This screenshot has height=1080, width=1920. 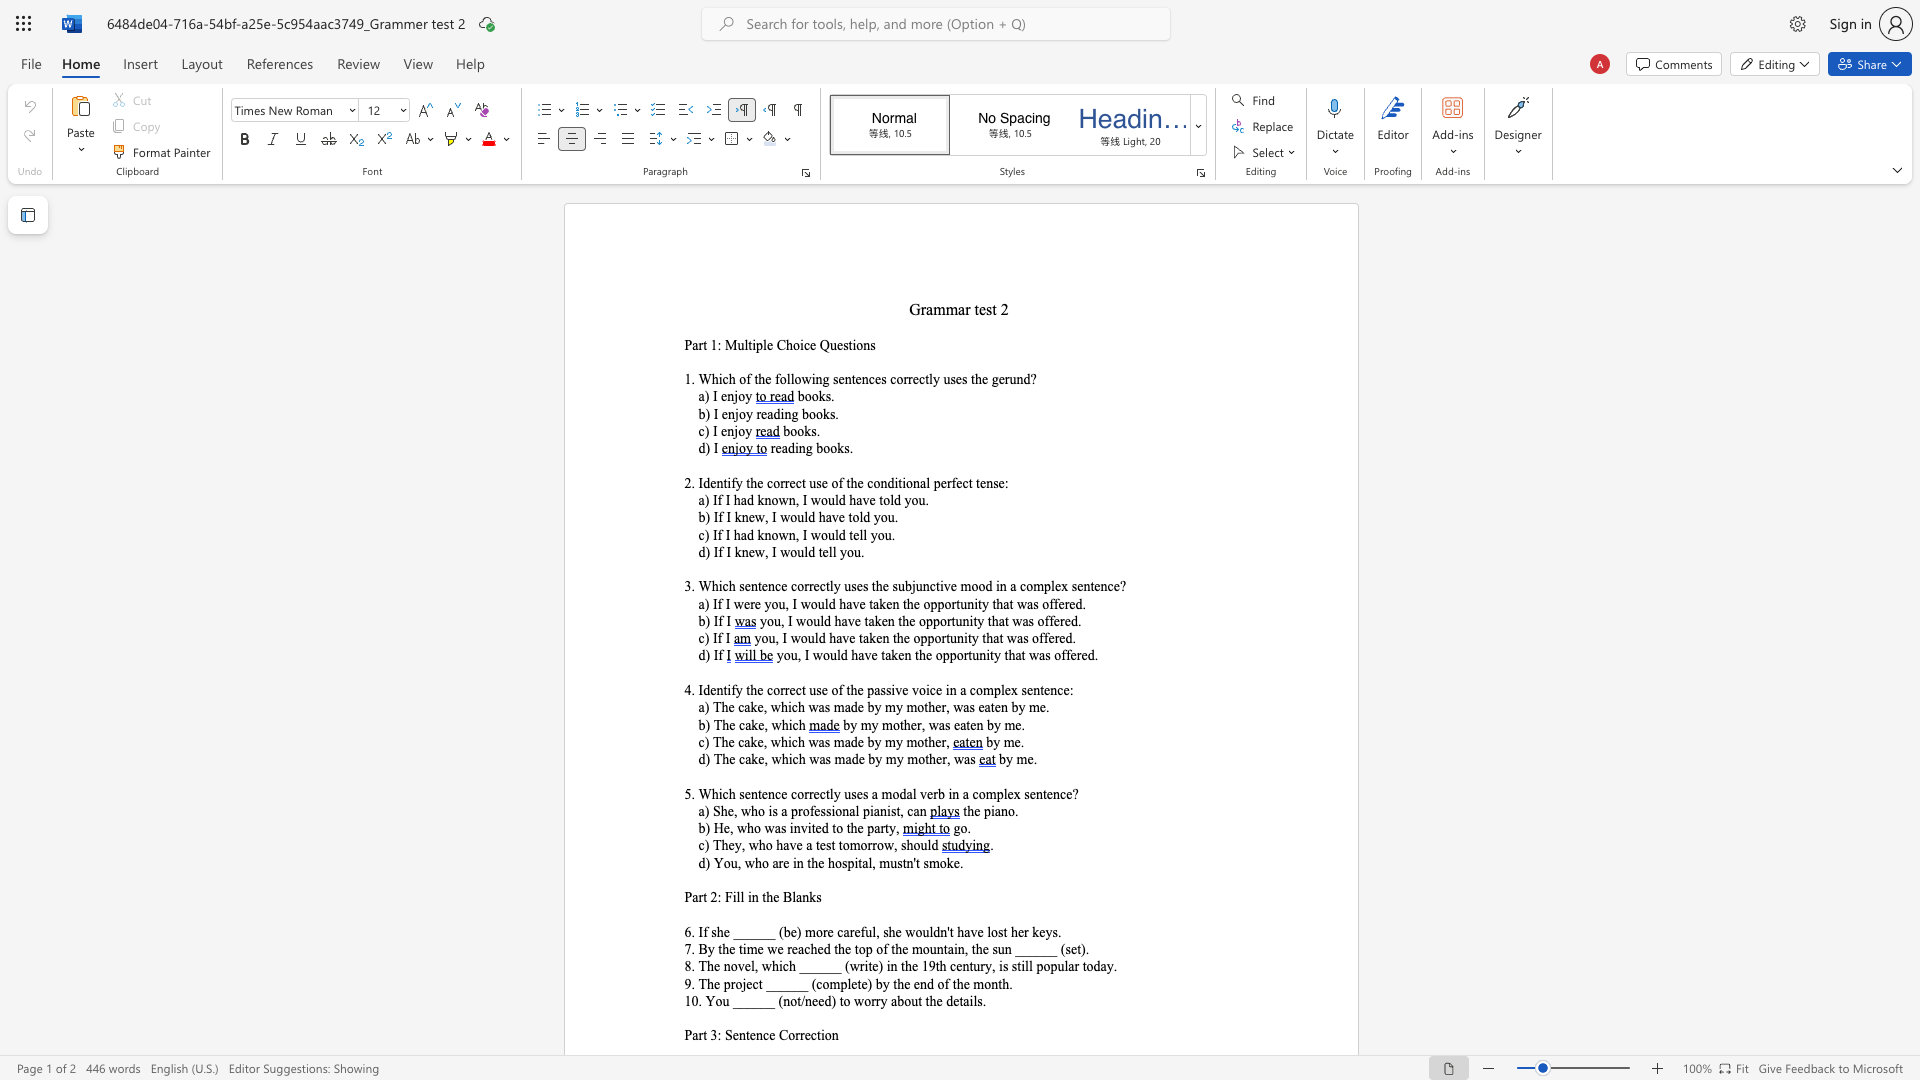 What do you see at coordinates (800, 603) in the screenshot?
I see `the subset text "would have taken the opportunity that" within the text "a) If I were you, I would have taken the opportunity that was offered."` at bounding box center [800, 603].